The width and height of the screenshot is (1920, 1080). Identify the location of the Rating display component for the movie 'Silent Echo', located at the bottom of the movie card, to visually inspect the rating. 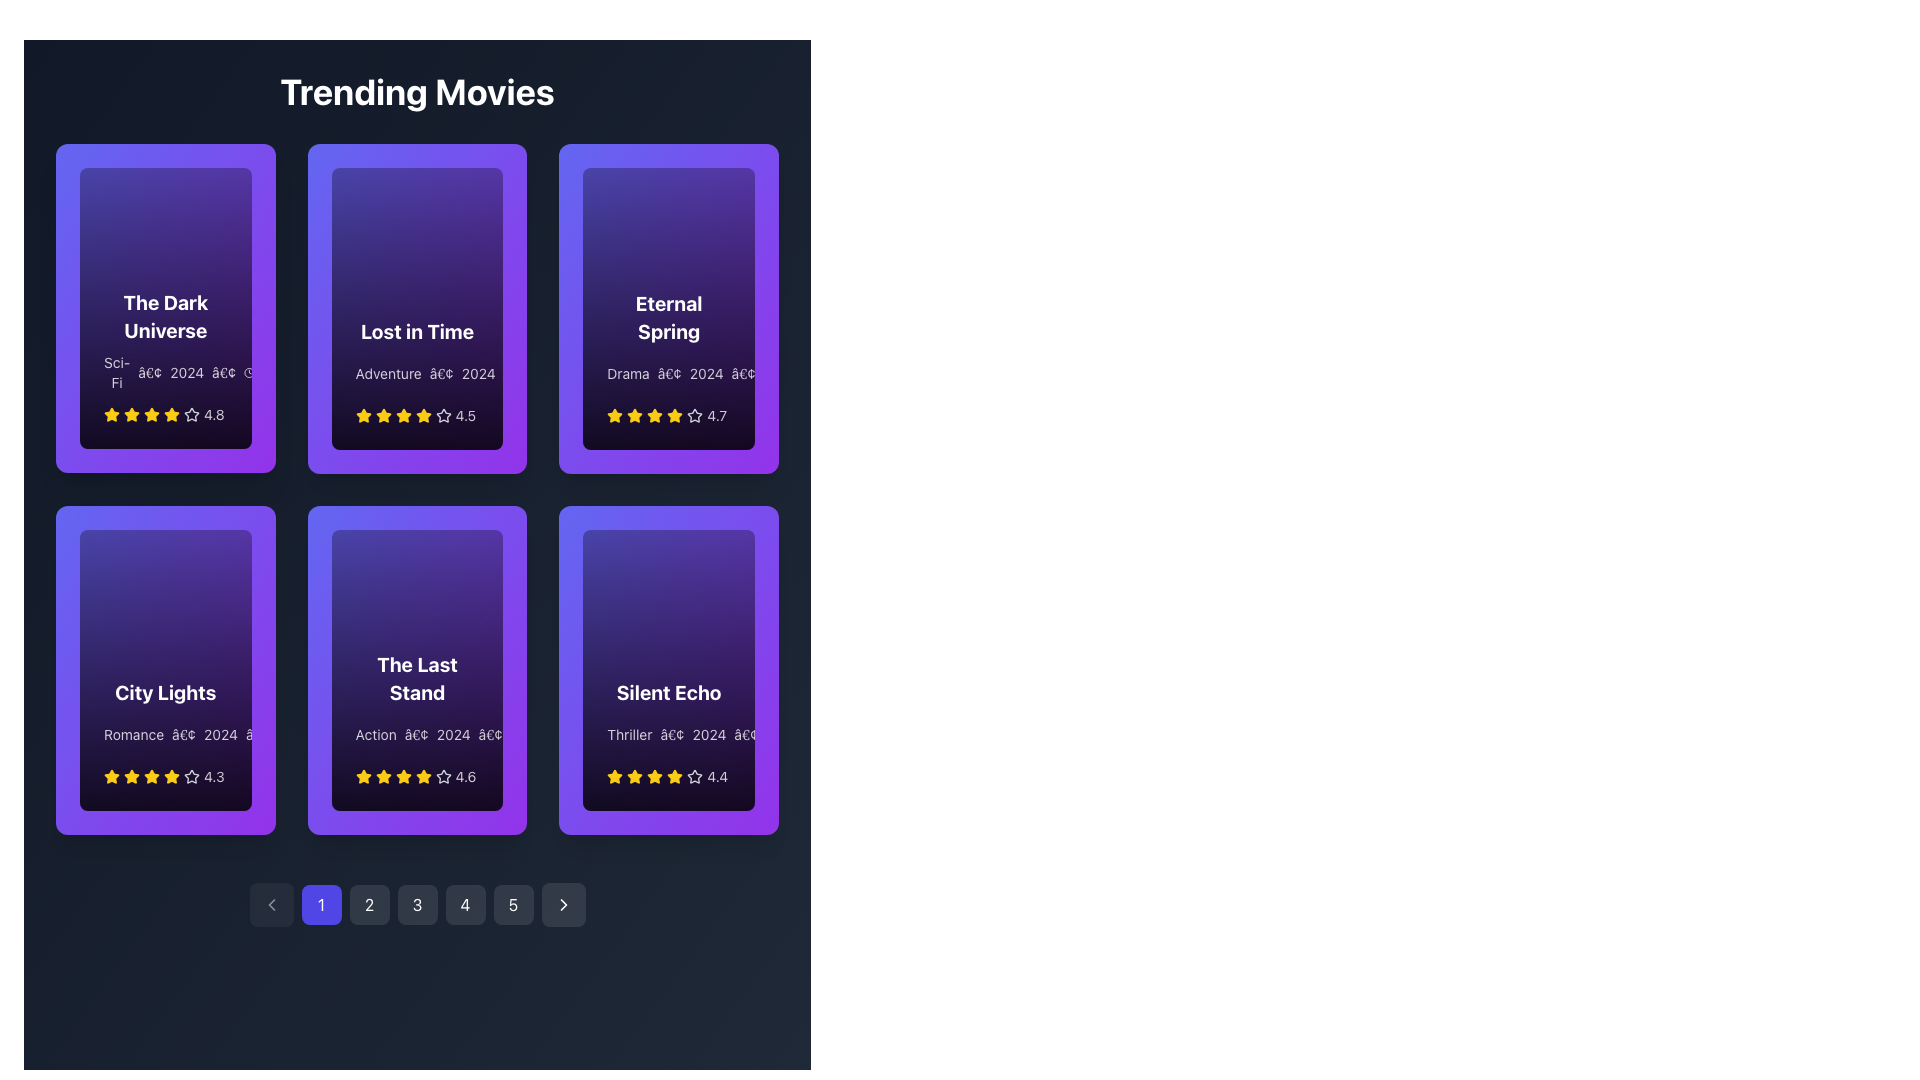
(669, 775).